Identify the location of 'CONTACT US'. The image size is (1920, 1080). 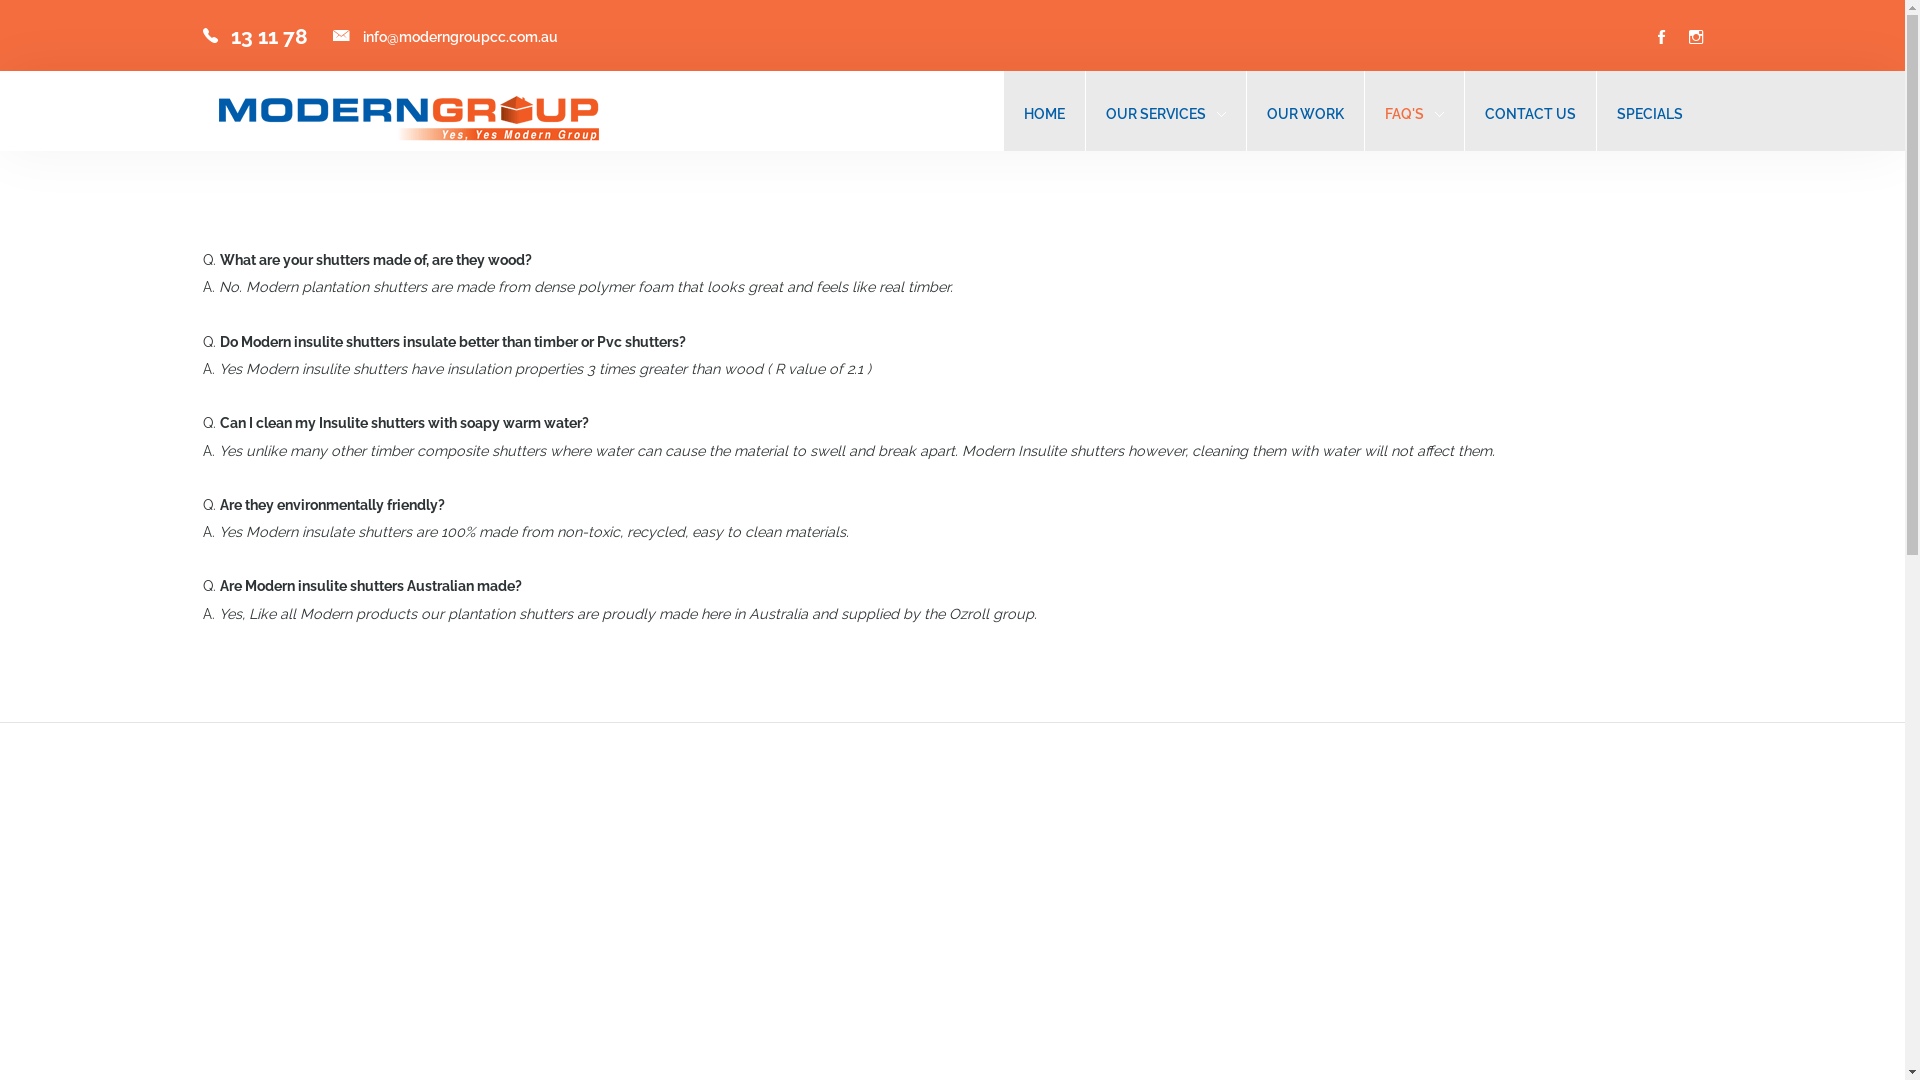
(1528, 113).